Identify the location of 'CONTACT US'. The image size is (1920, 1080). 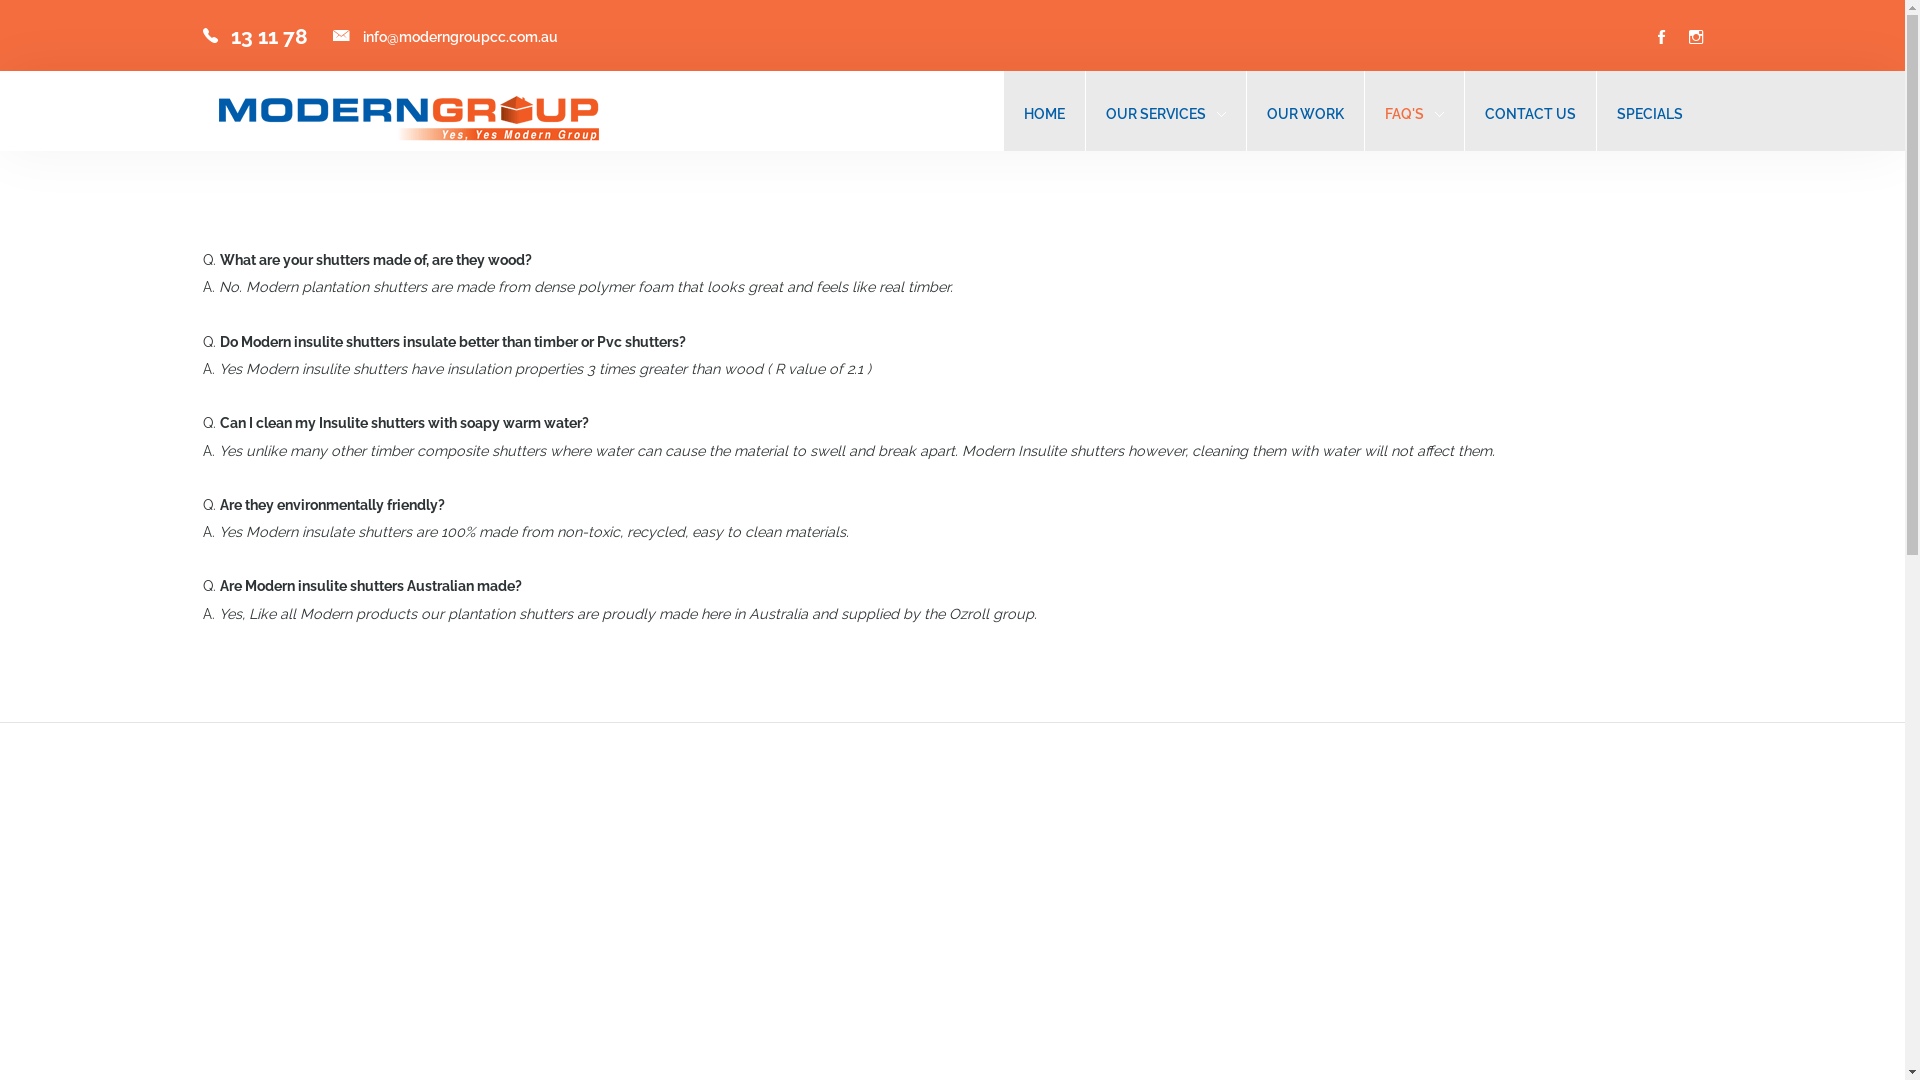
(1528, 113).